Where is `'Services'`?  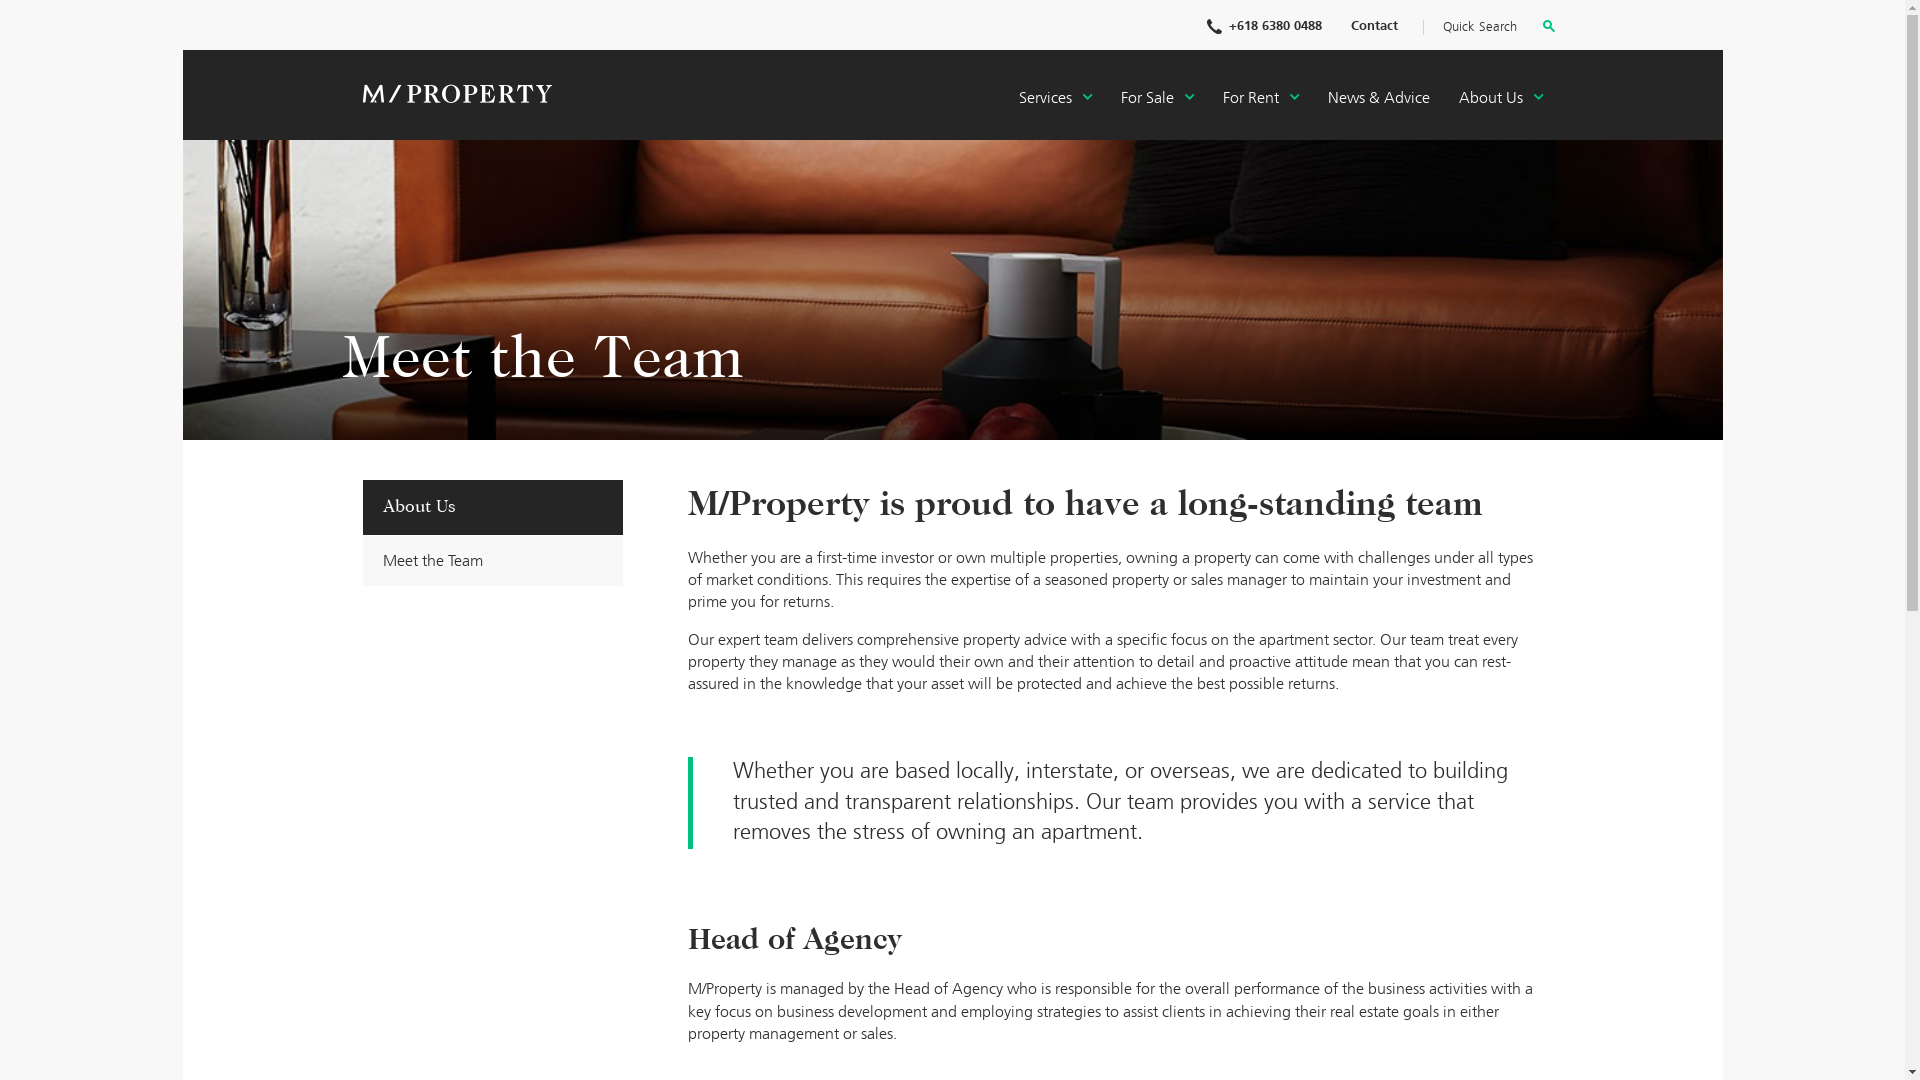
'Services' is located at coordinates (1053, 99).